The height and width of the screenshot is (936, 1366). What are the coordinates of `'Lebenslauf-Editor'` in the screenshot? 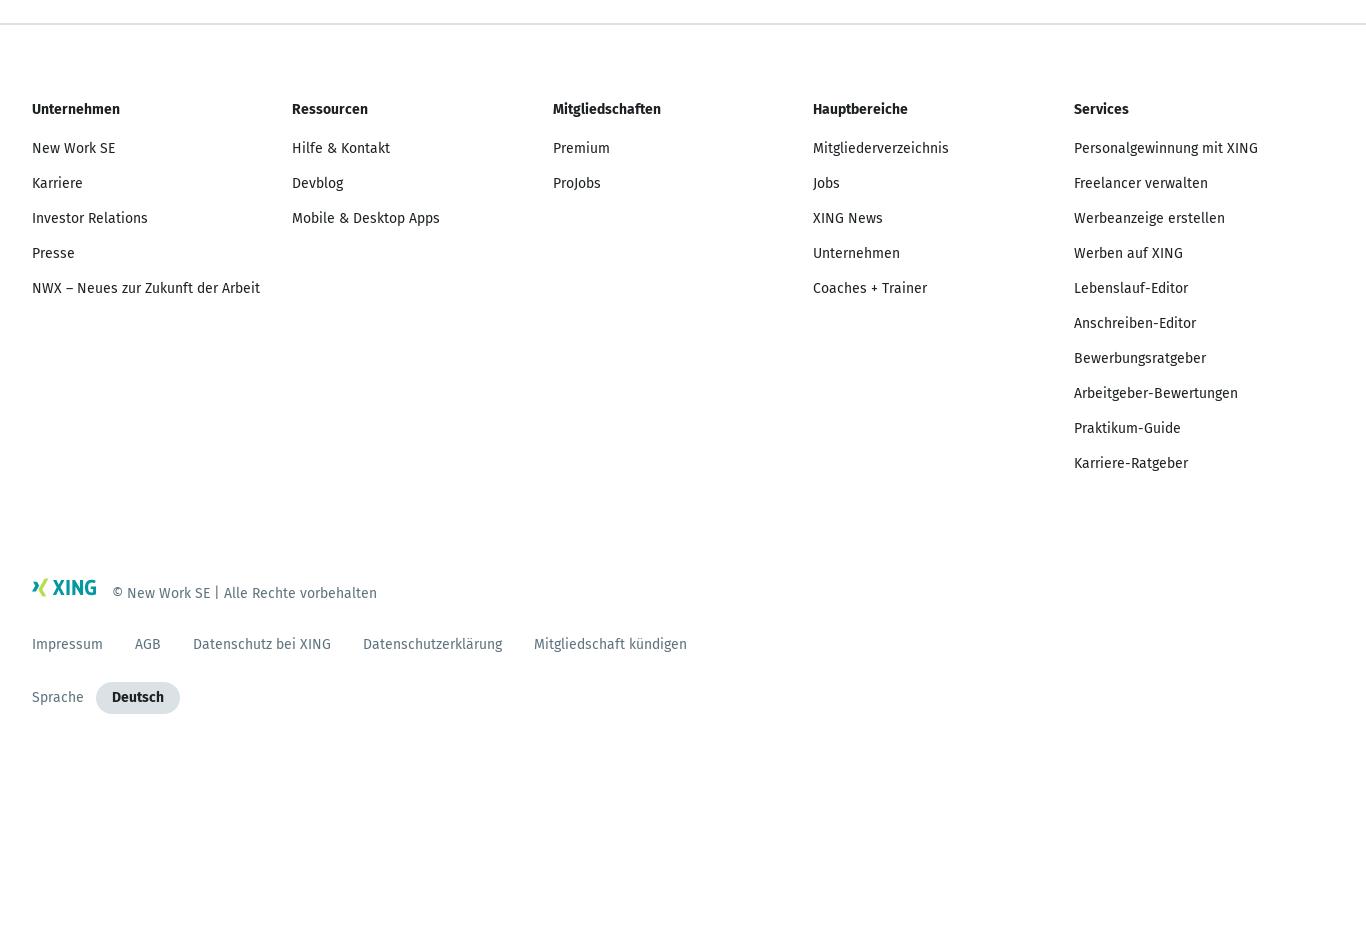 It's located at (1128, 287).